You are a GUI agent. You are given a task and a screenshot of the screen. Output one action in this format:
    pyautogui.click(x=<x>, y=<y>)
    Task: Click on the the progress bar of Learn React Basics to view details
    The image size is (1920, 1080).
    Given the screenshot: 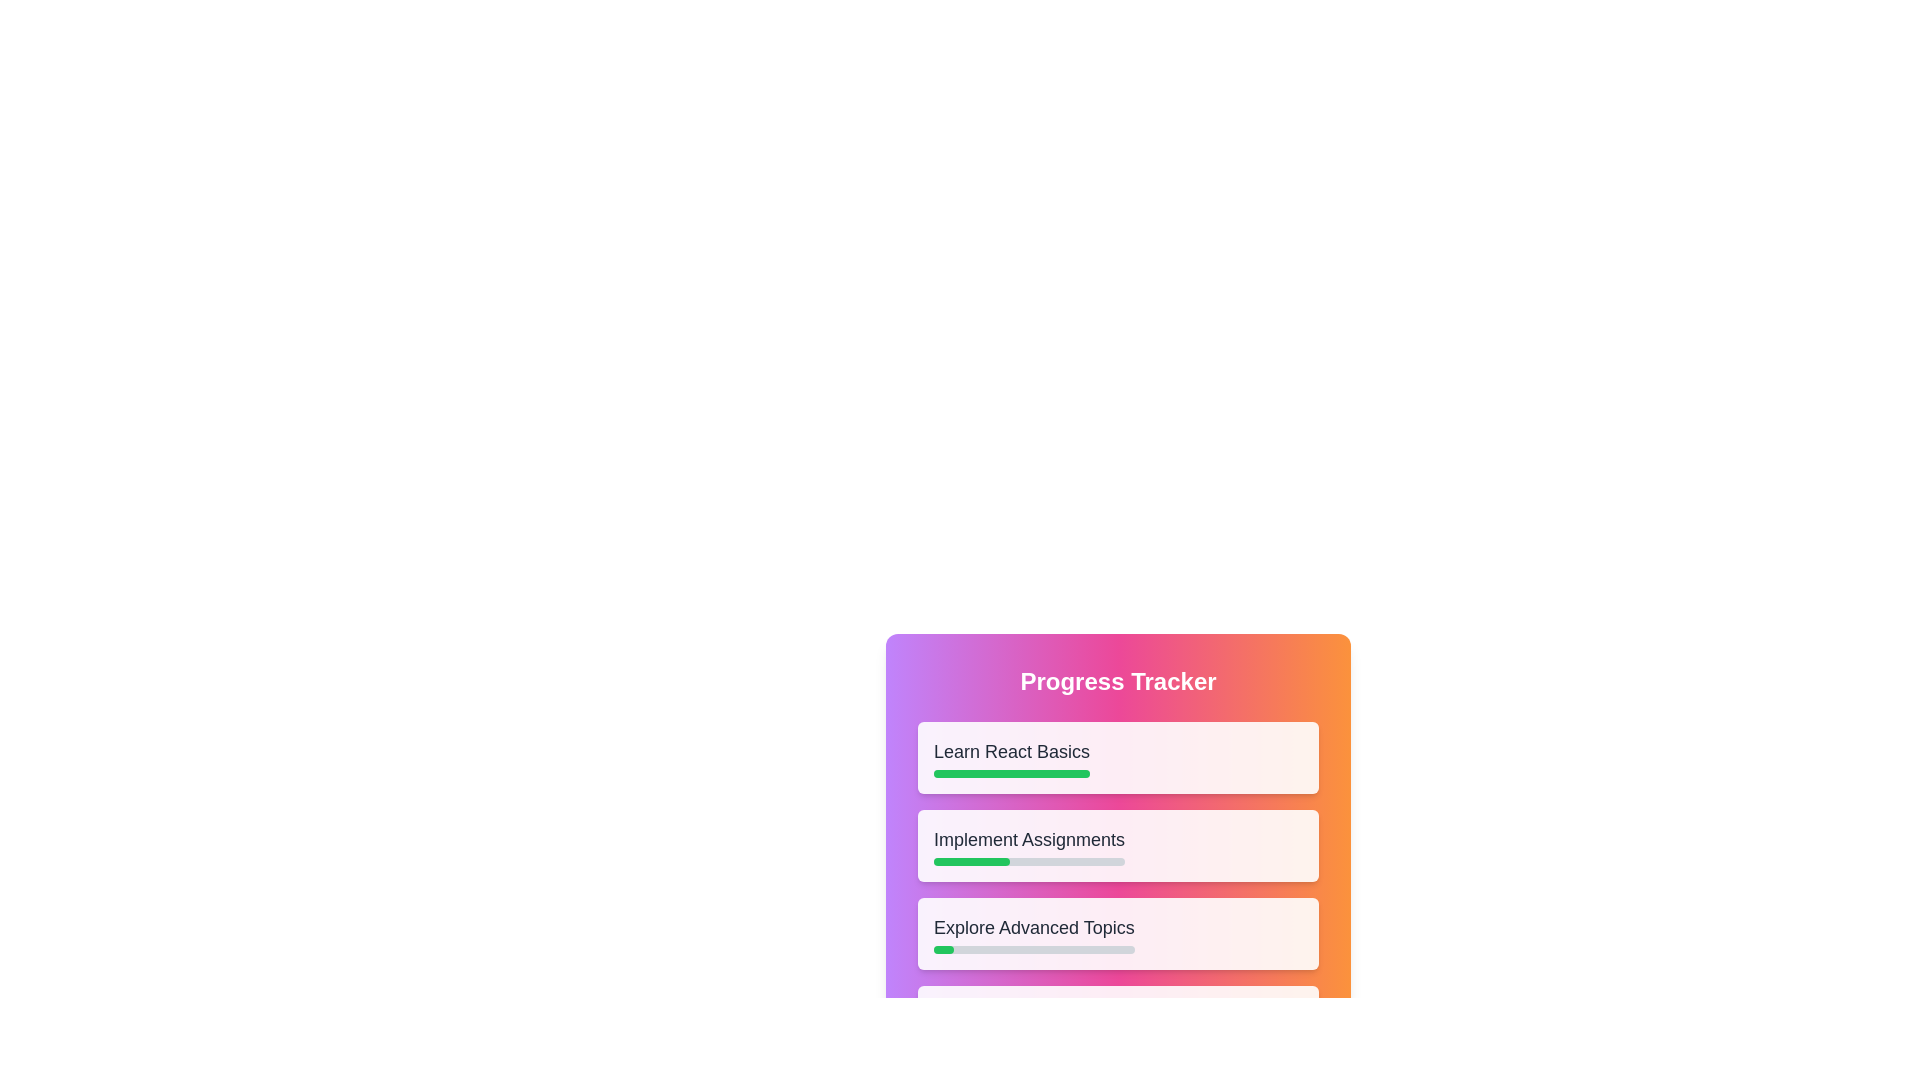 What is the action you would take?
    pyautogui.click(x=1012, y=773)
    